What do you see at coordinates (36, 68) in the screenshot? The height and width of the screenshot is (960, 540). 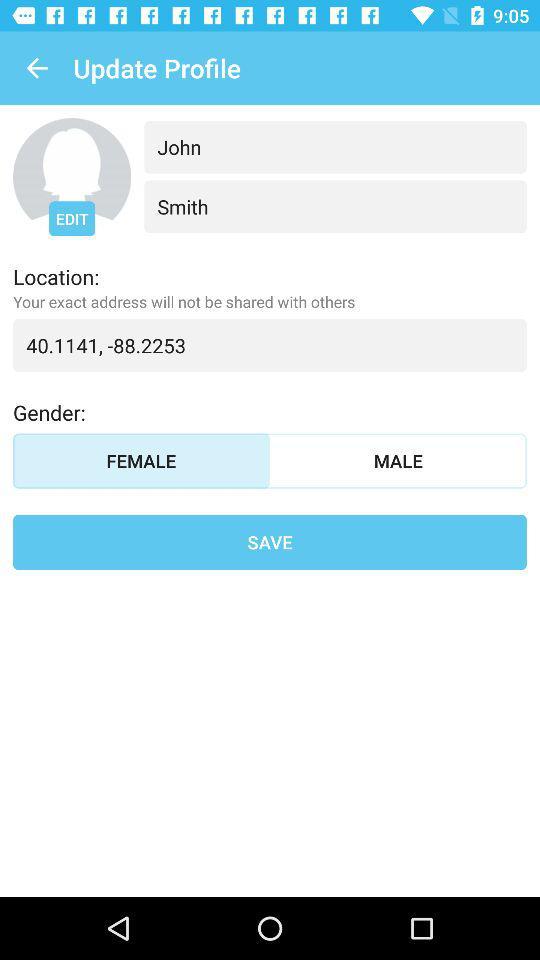 I see `the icon next to update profile item` at bounding box center [36, 68].